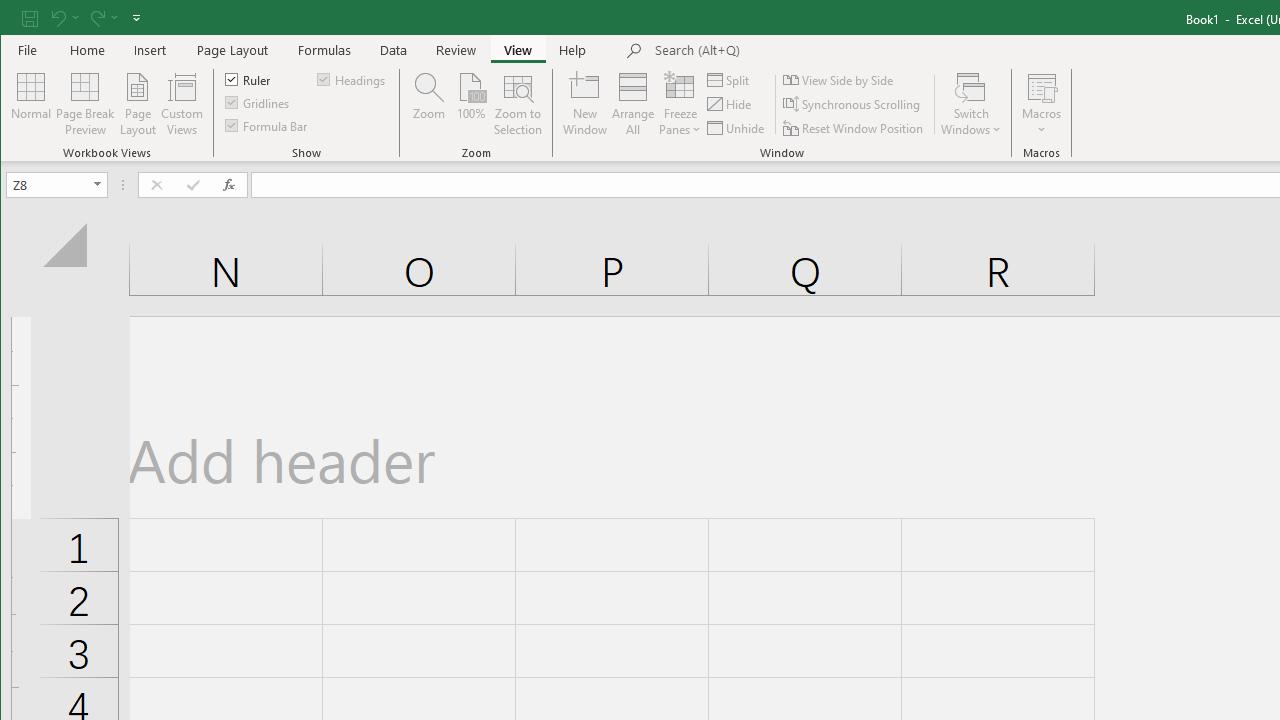 Image resolution: width=1280 pixels, height=720 pixels. I want to click on 'Headings', so click(352, 78).